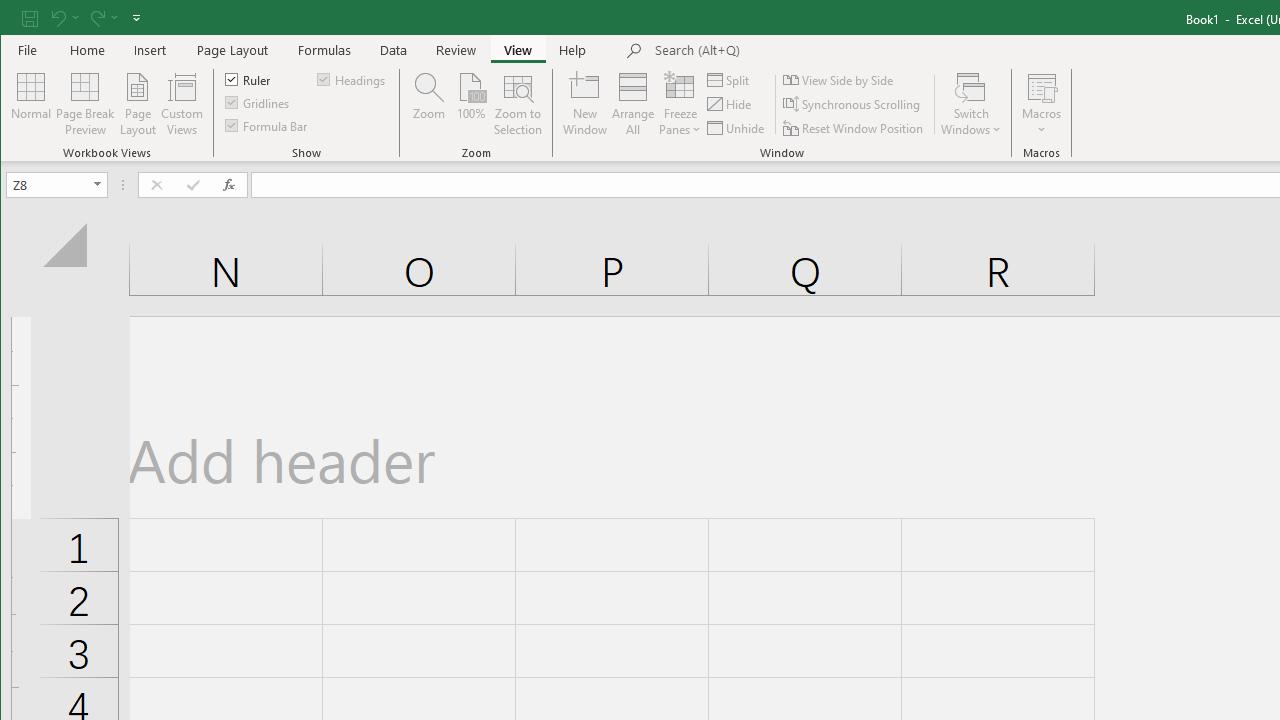 Image resolution: width=1280 pixels, height=720 pixels. I want to click on 'Headings', so click(352, 78).